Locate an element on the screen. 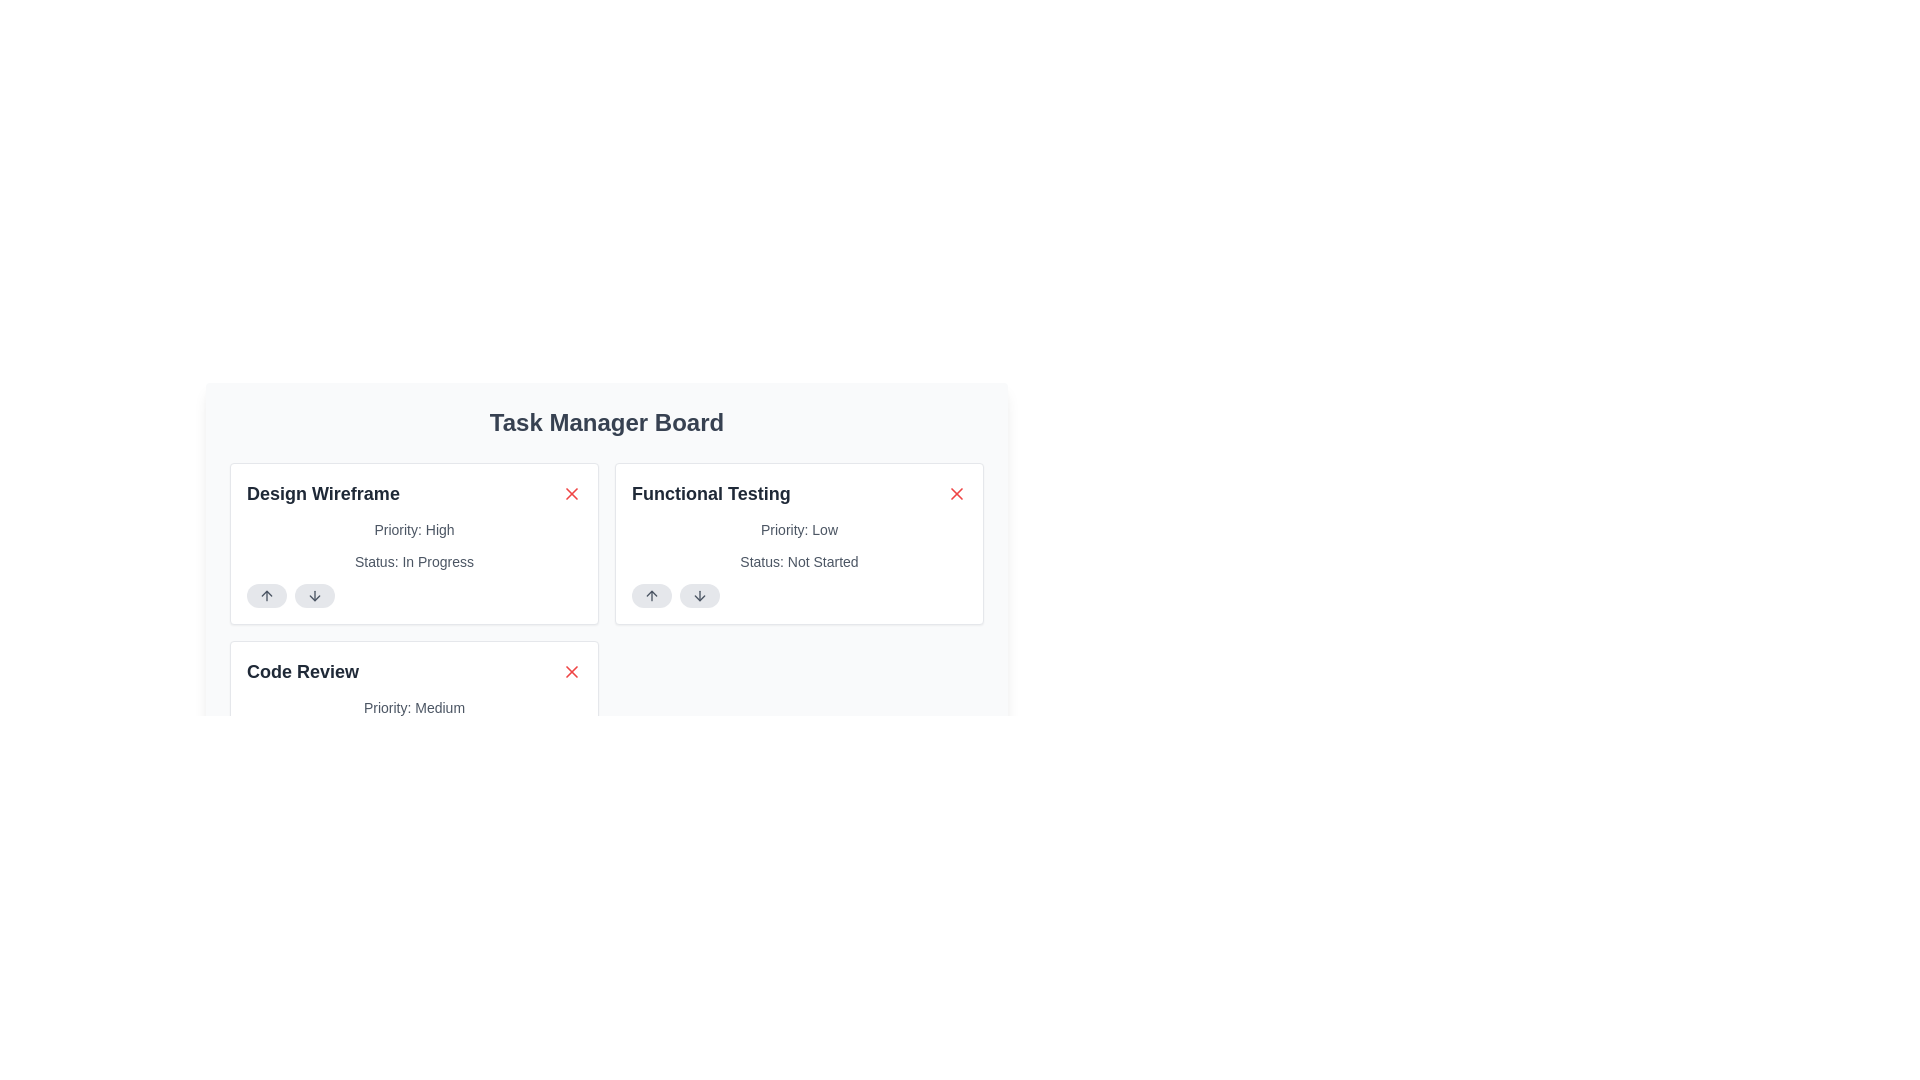 The image size is (1920, 1080). the close or delete icon button located in the top-right corner of the 'Functional Testing' card is located at coordinates (955, 493).